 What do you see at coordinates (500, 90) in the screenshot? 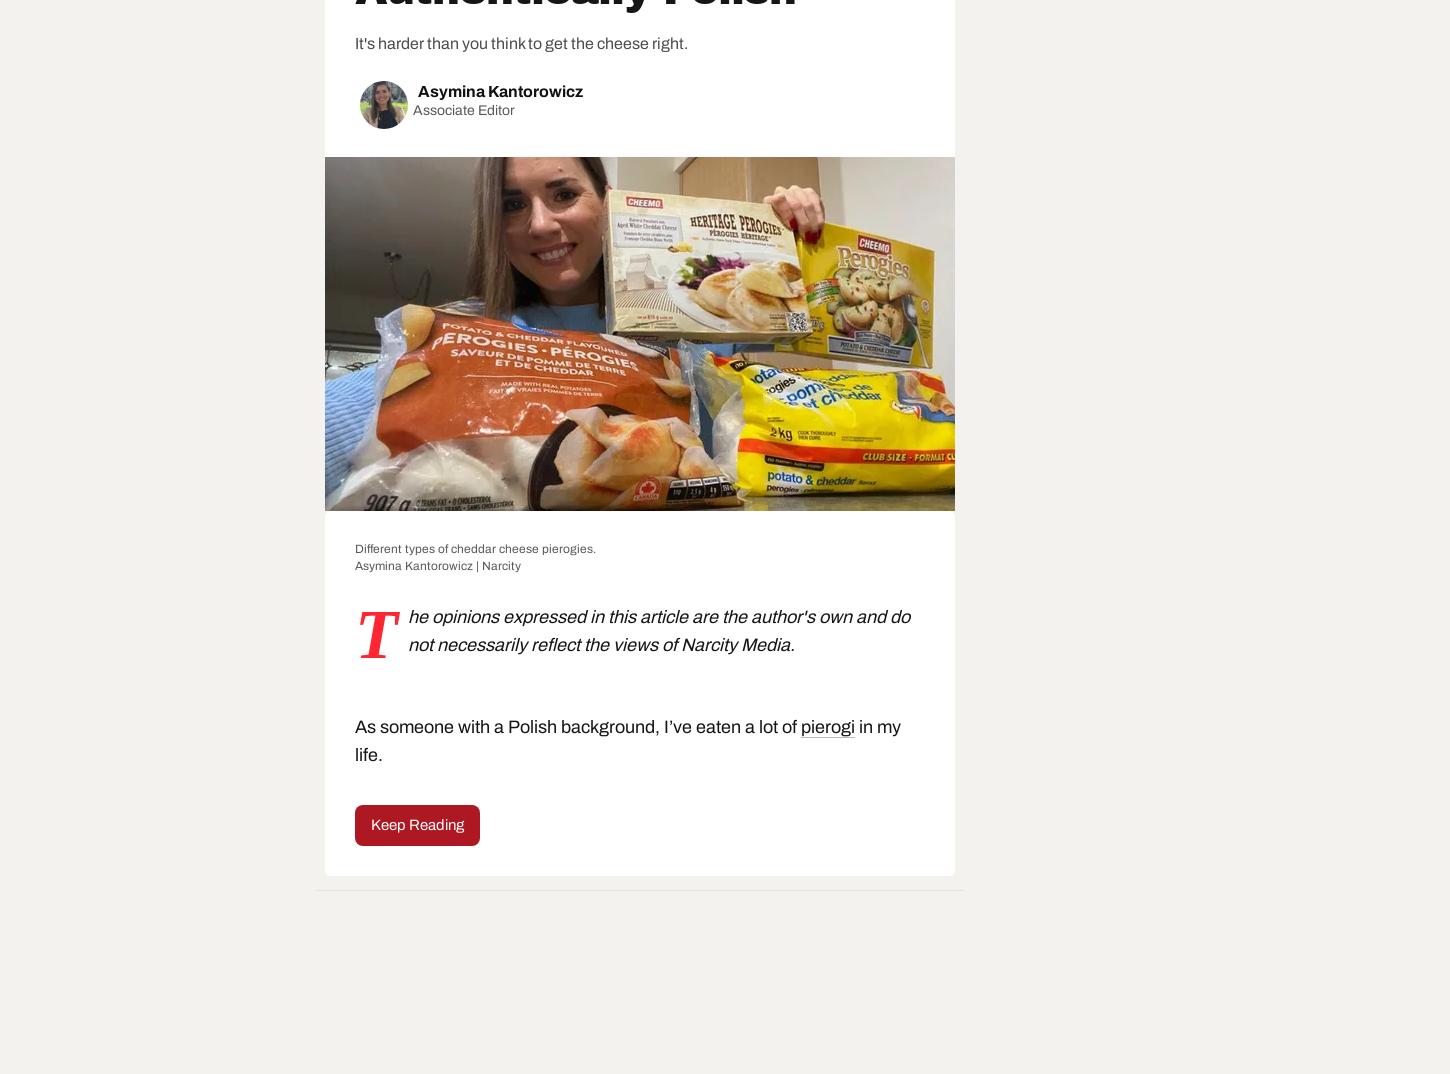
I see `'Asymina Kantorowicz'` at bounding box center [500, 90].